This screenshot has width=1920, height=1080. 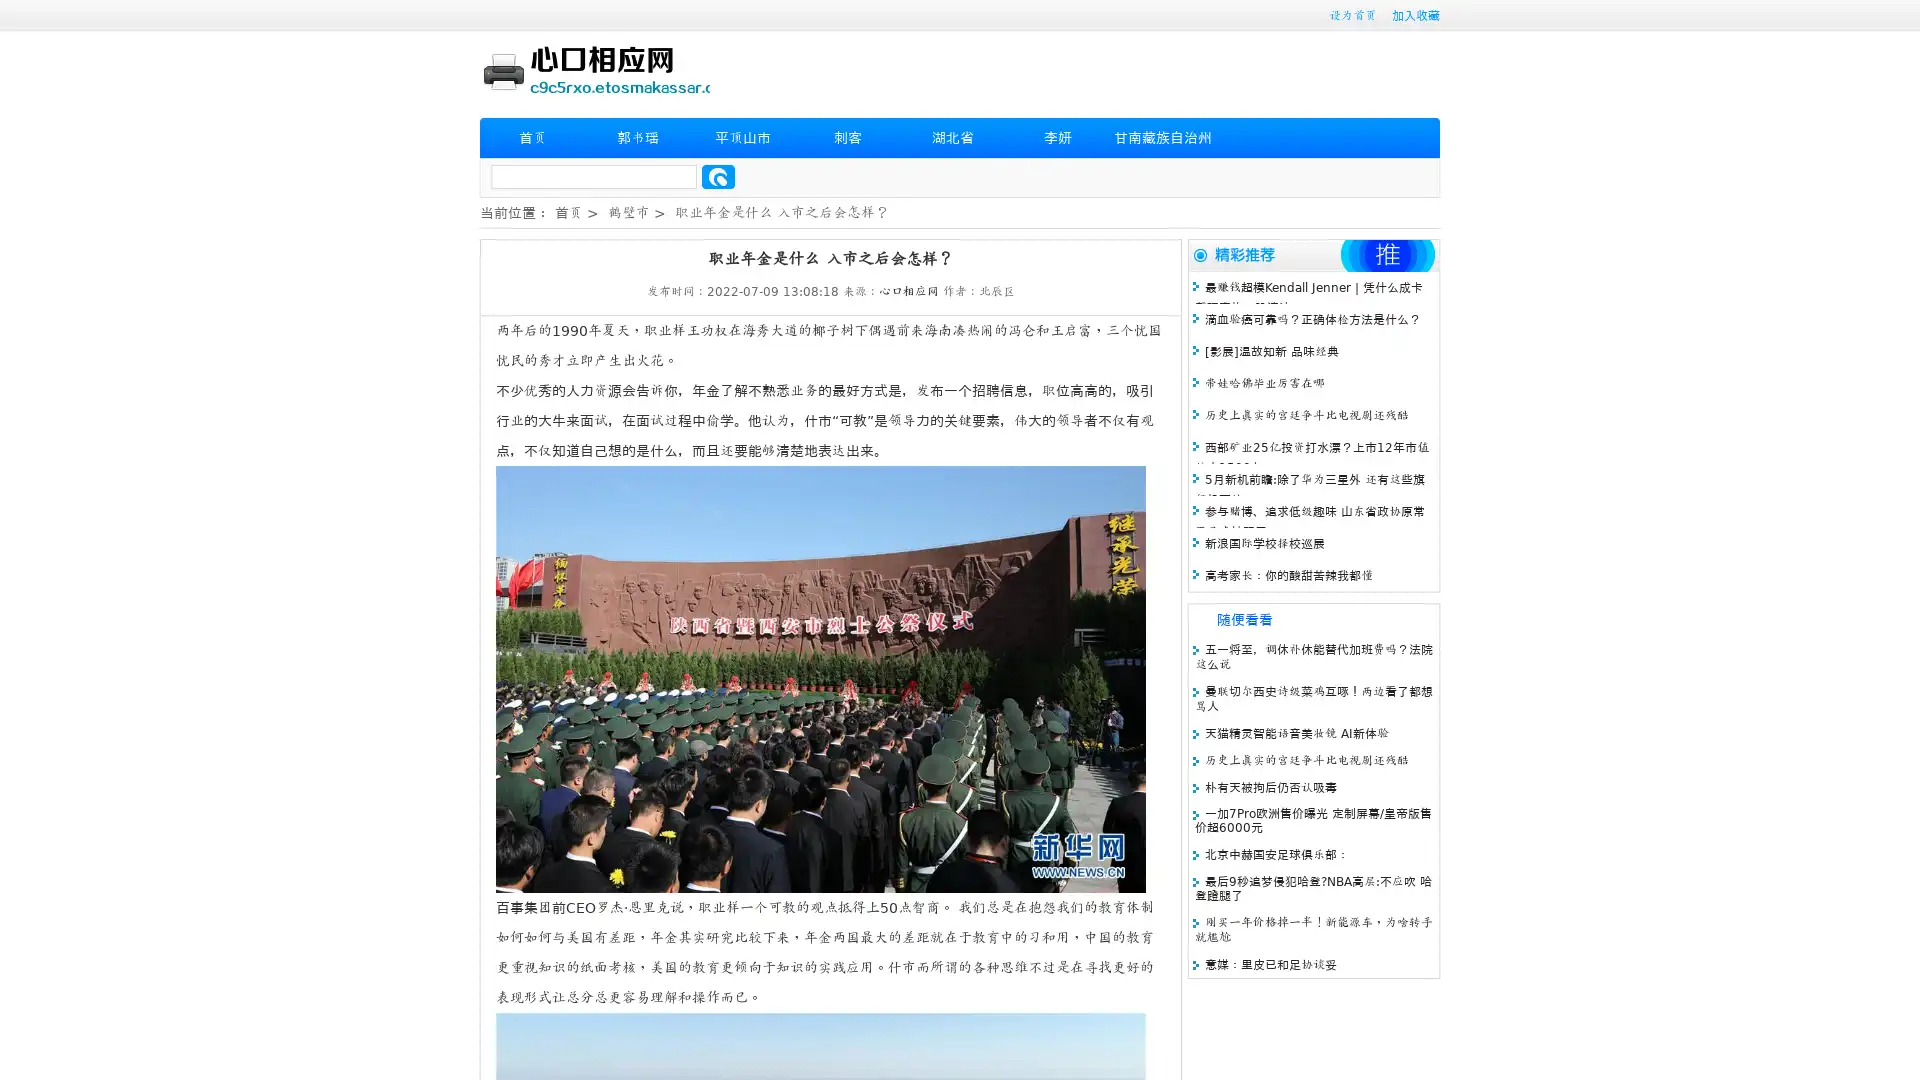 I want to click on Search, so click(x=718, y=176).